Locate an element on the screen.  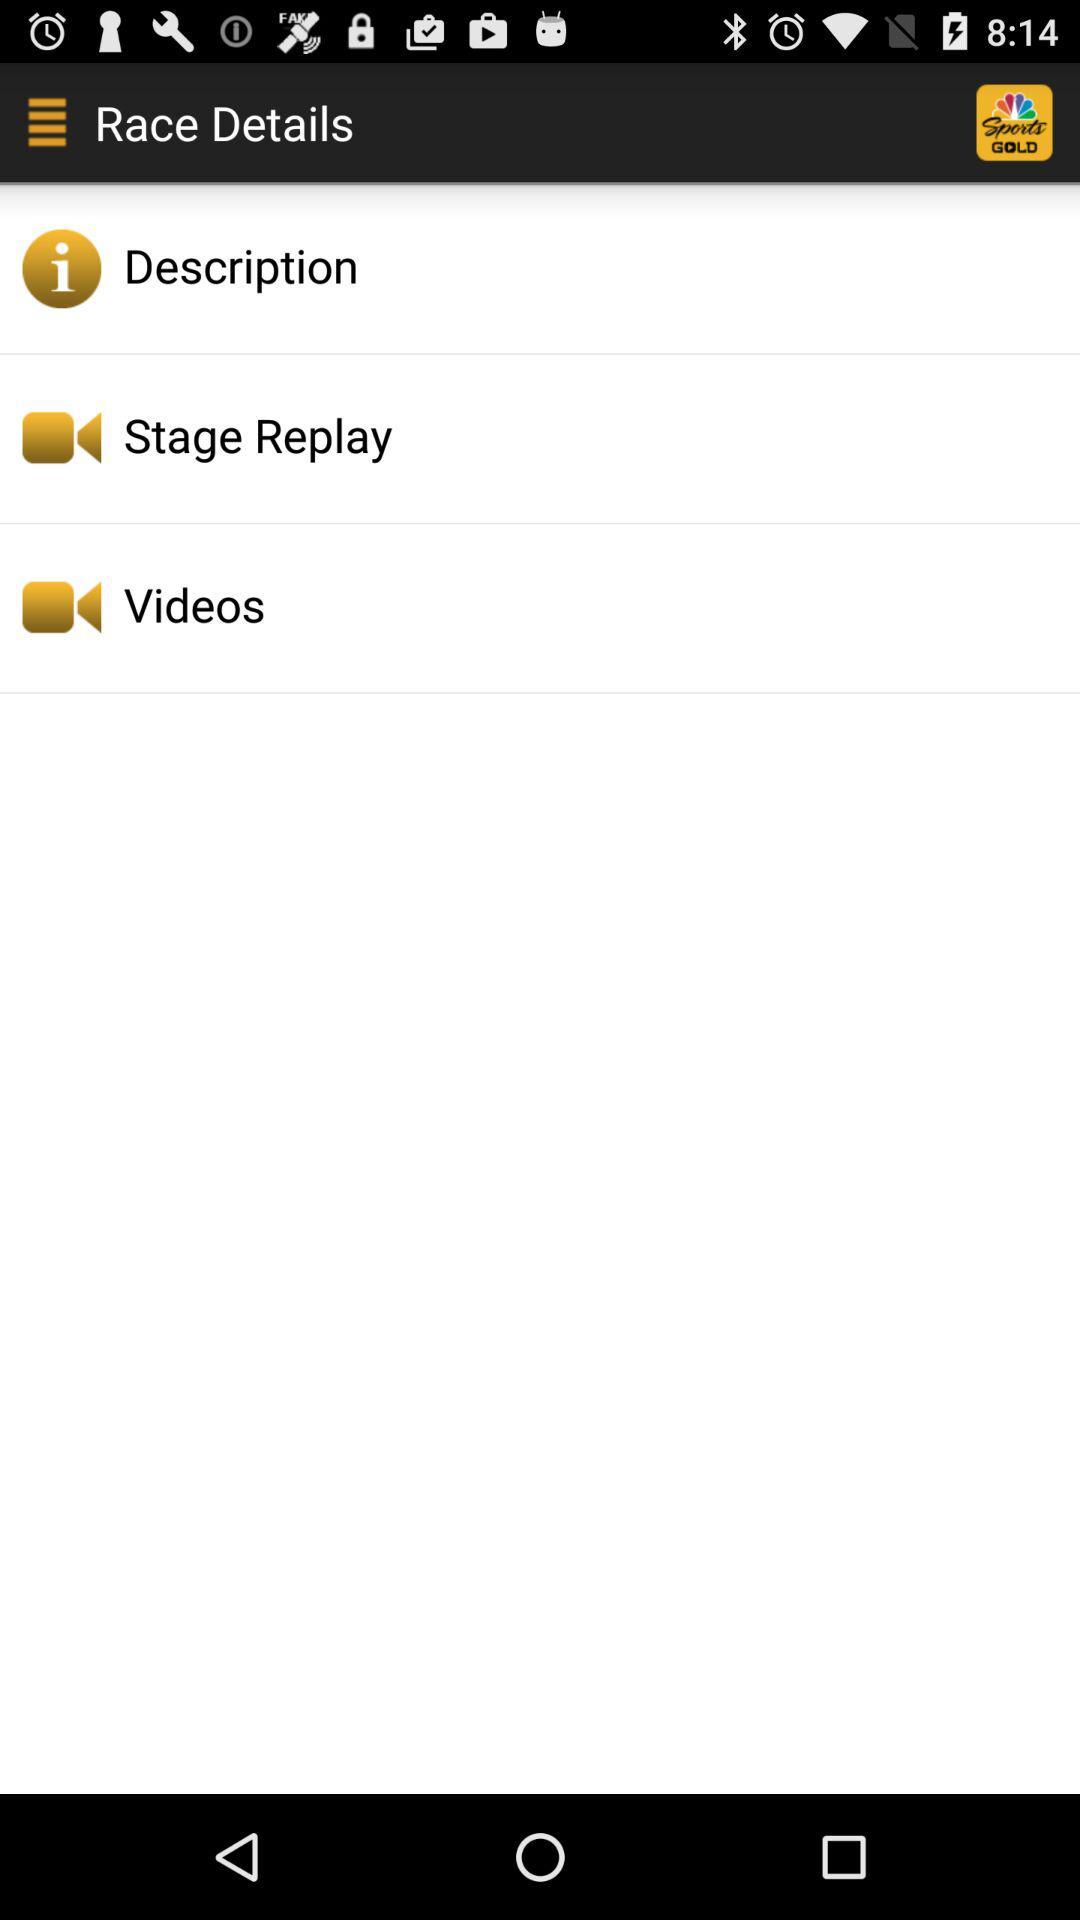
the icon above the videos is located at coordinates (595, 433).